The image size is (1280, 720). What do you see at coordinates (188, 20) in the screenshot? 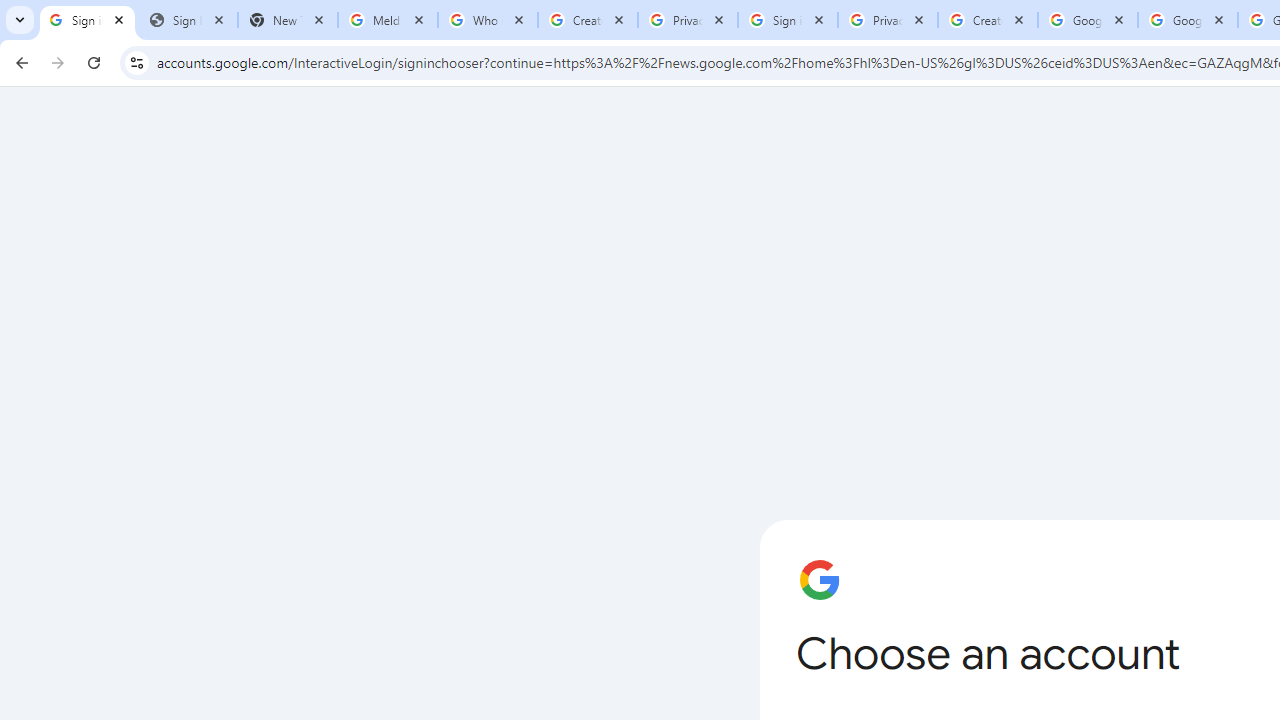
I see `'Sign In - USA TODAY'` at bounding box center [188, 20].